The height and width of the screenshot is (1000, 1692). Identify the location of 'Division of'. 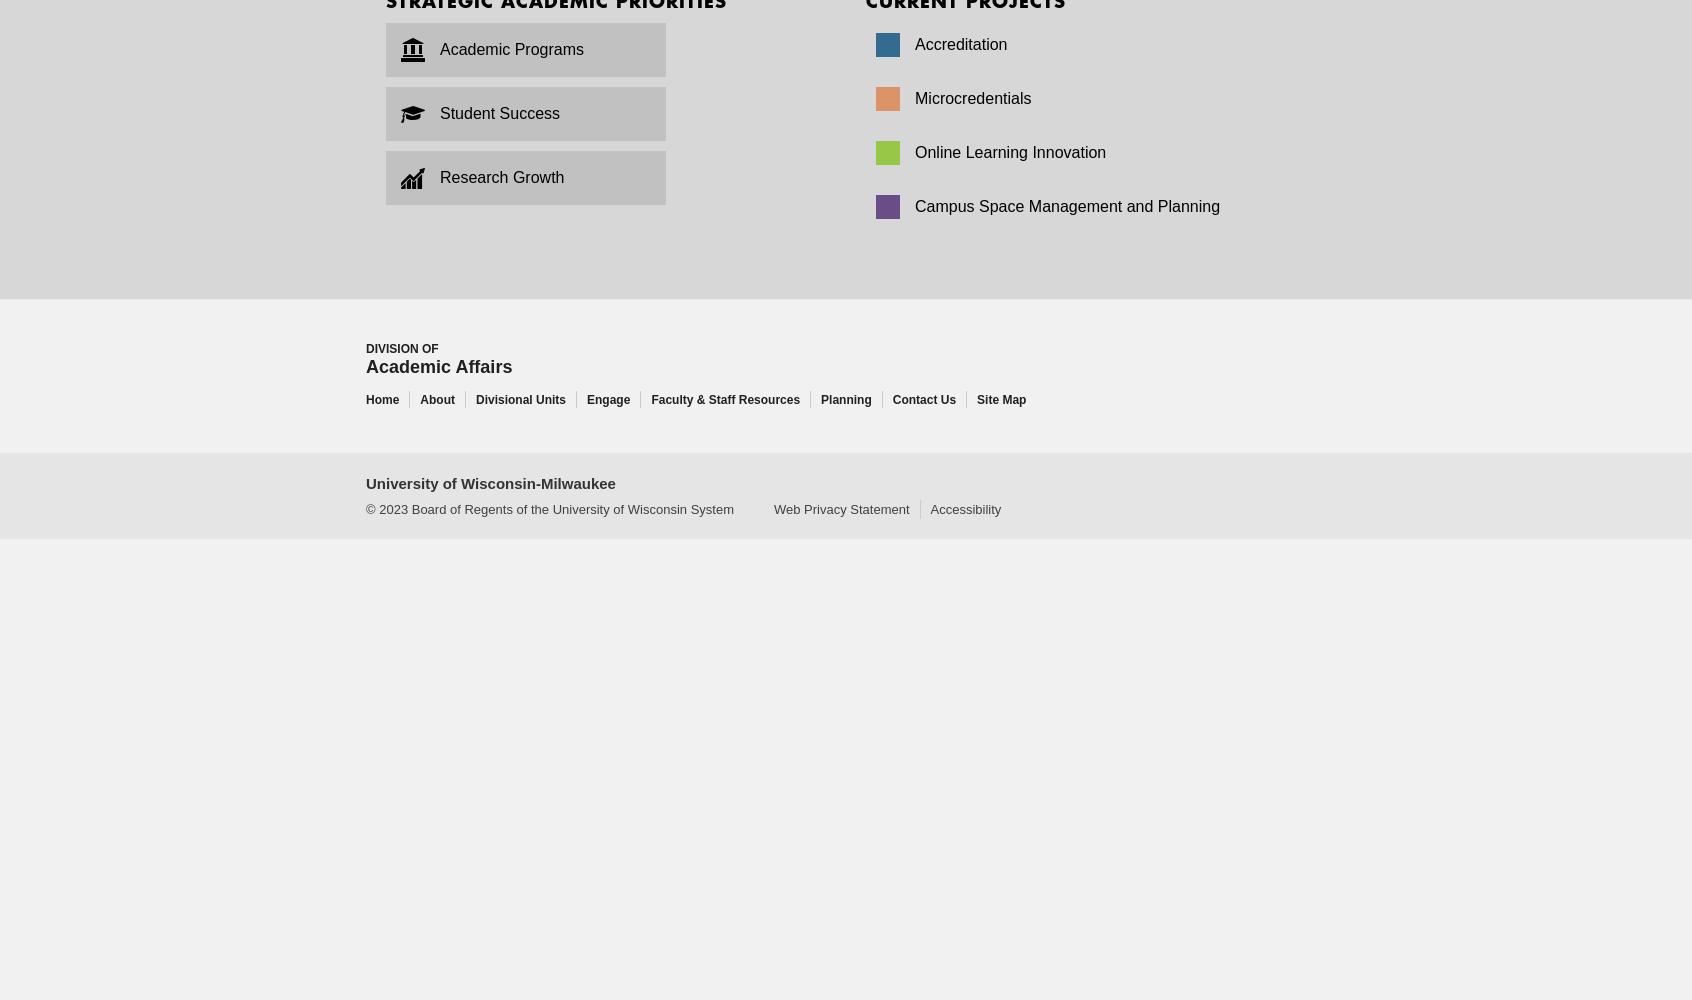
(402, 348).